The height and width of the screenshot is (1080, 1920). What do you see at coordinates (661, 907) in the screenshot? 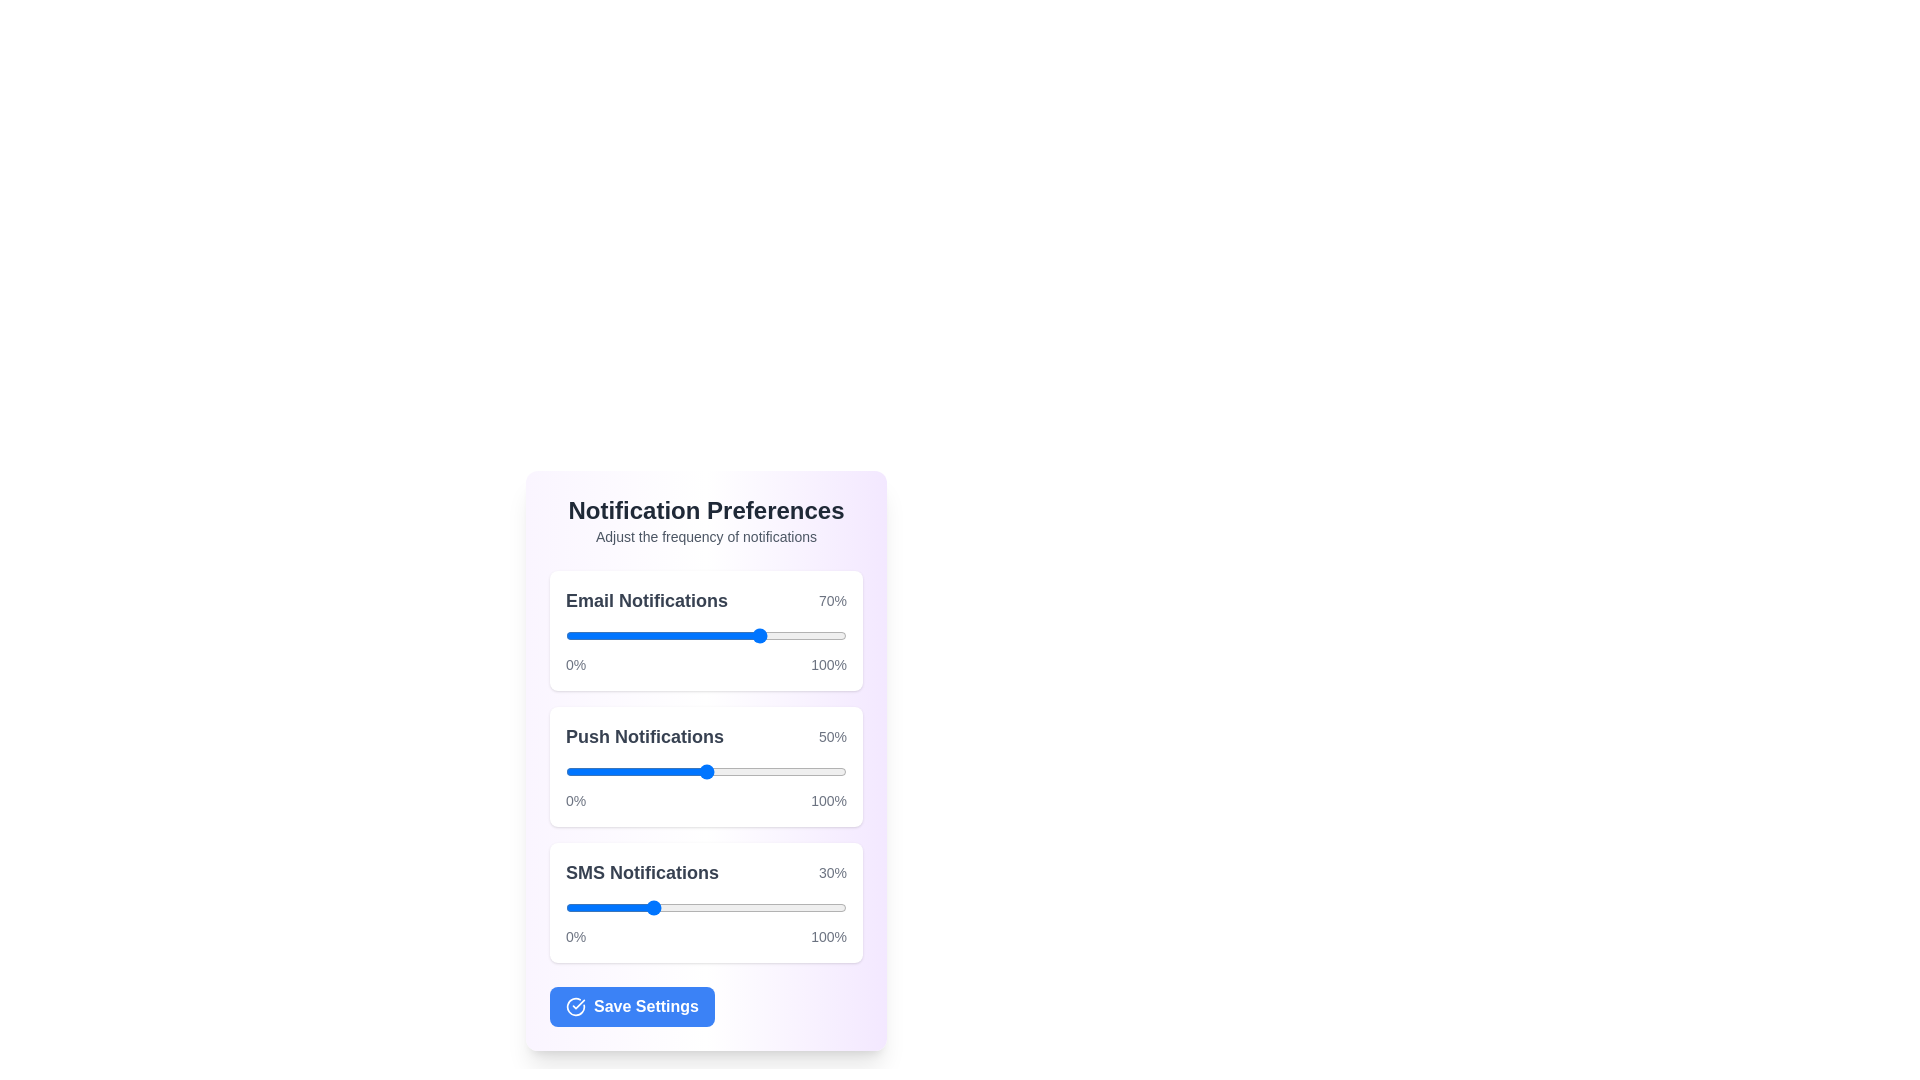
I see `SMS notification slider` at bounding box center [661, 907].